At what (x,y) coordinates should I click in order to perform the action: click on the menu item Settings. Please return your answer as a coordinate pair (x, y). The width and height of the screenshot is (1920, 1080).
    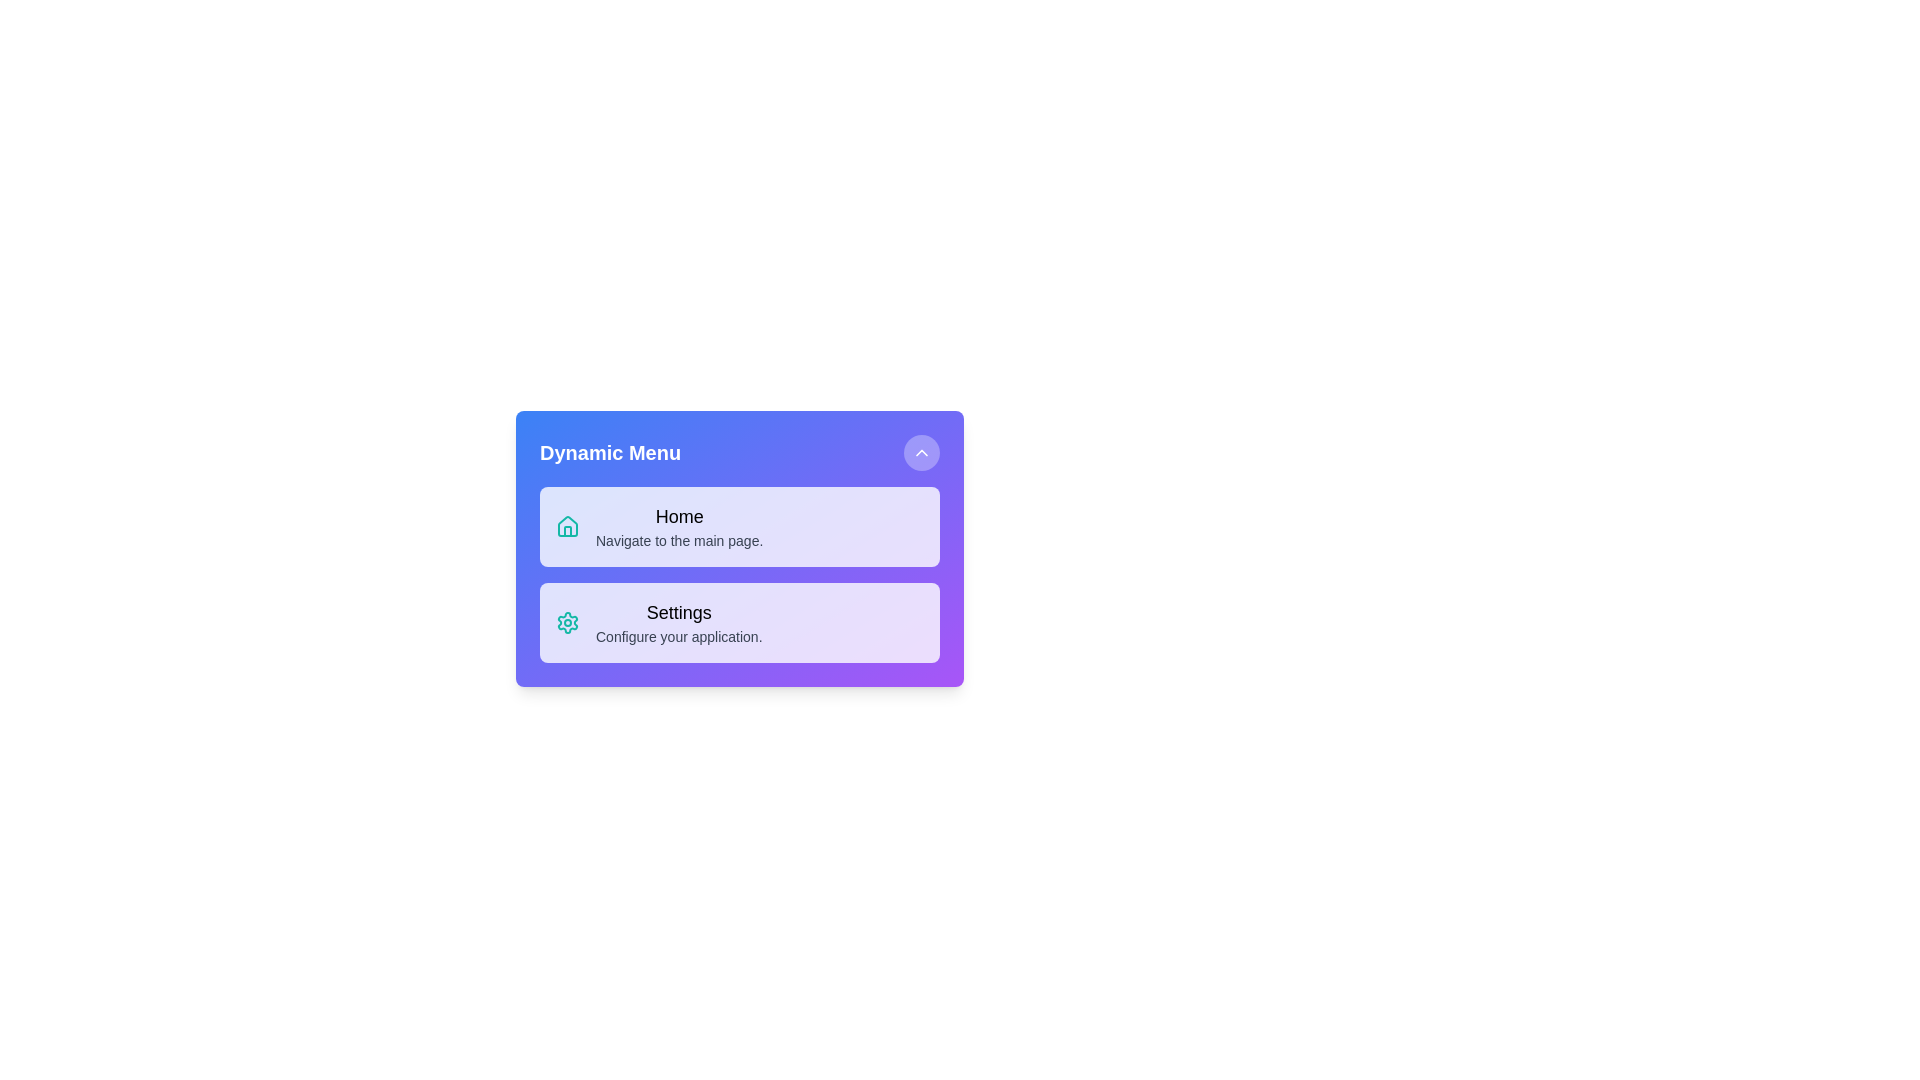
    Looking at the image, I should click on (738, 622).